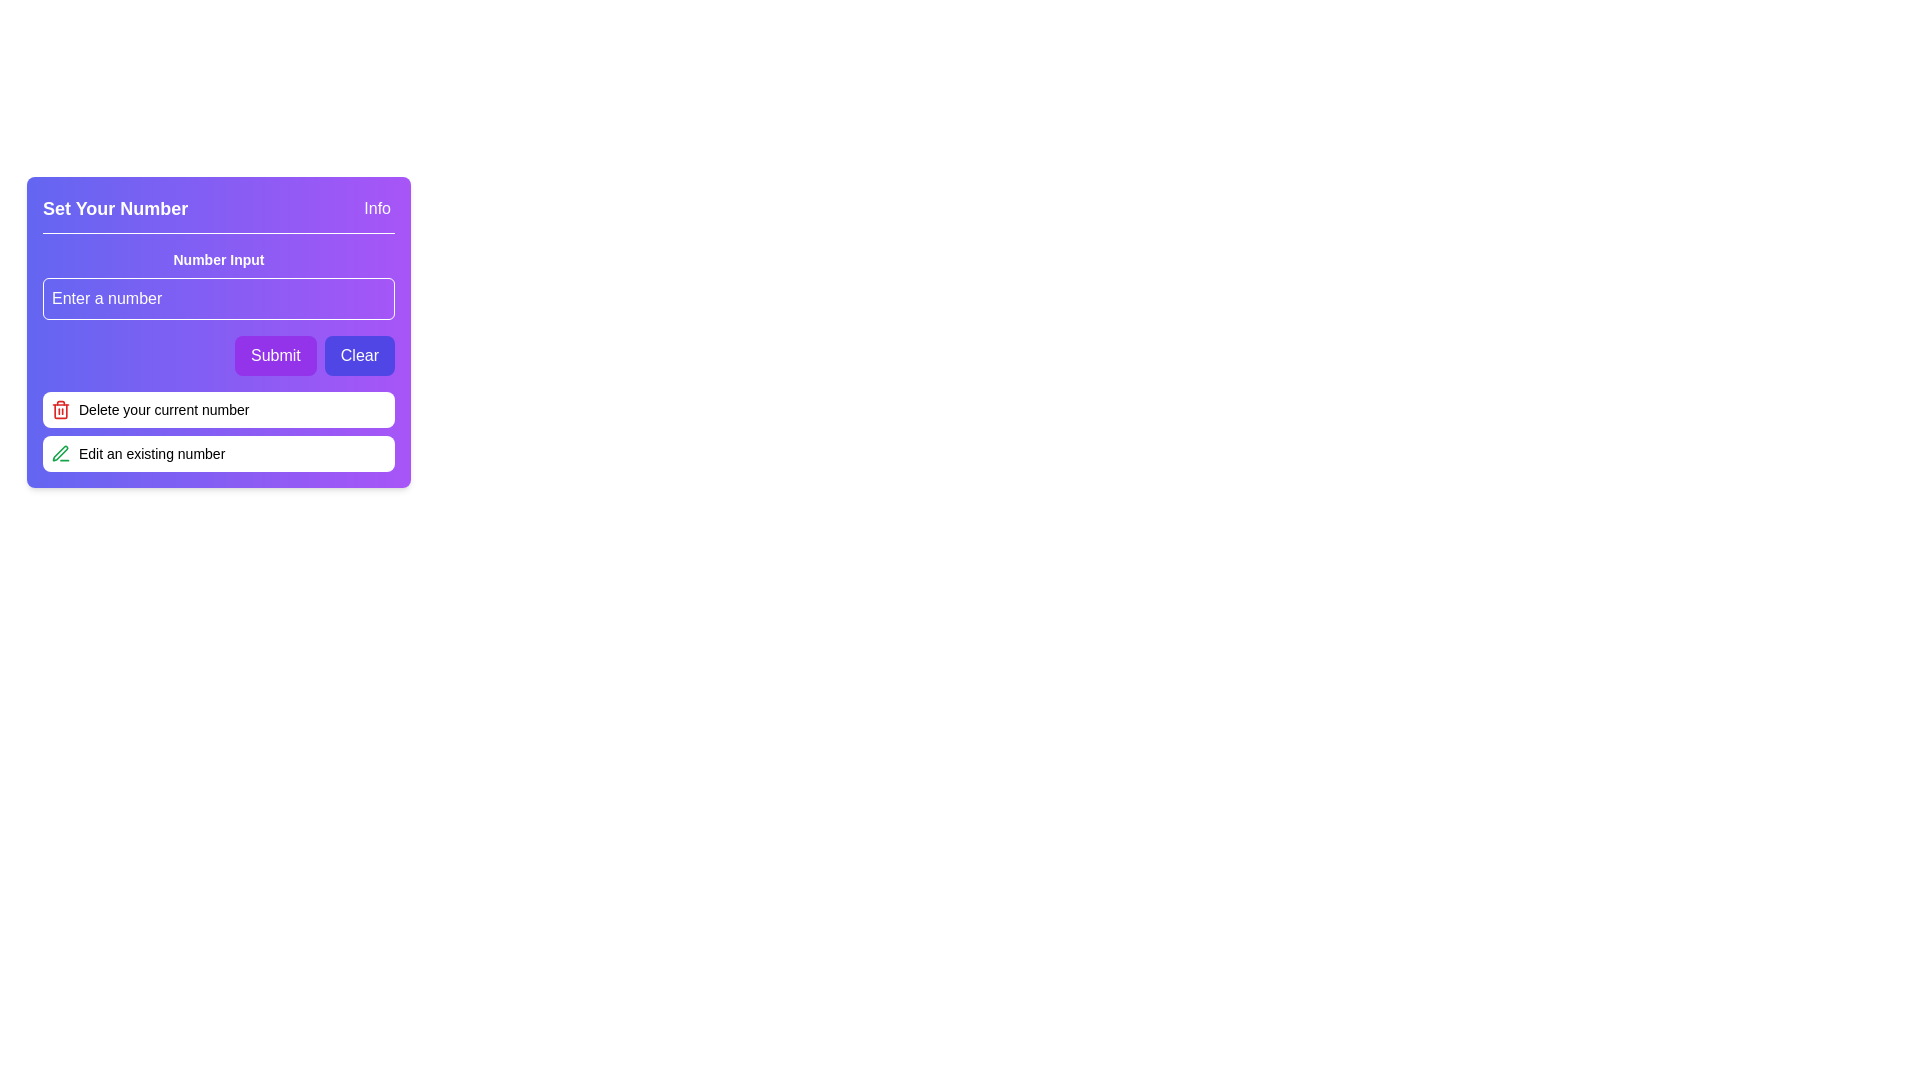  What do you see at coordinates (359, 354) in the screenshot?
I see `the 'Clear' button, which is styled with a rectangular shape, indigo background, and white text, located at the bottom-right section of a purple card` at bounding box center [359, 354].